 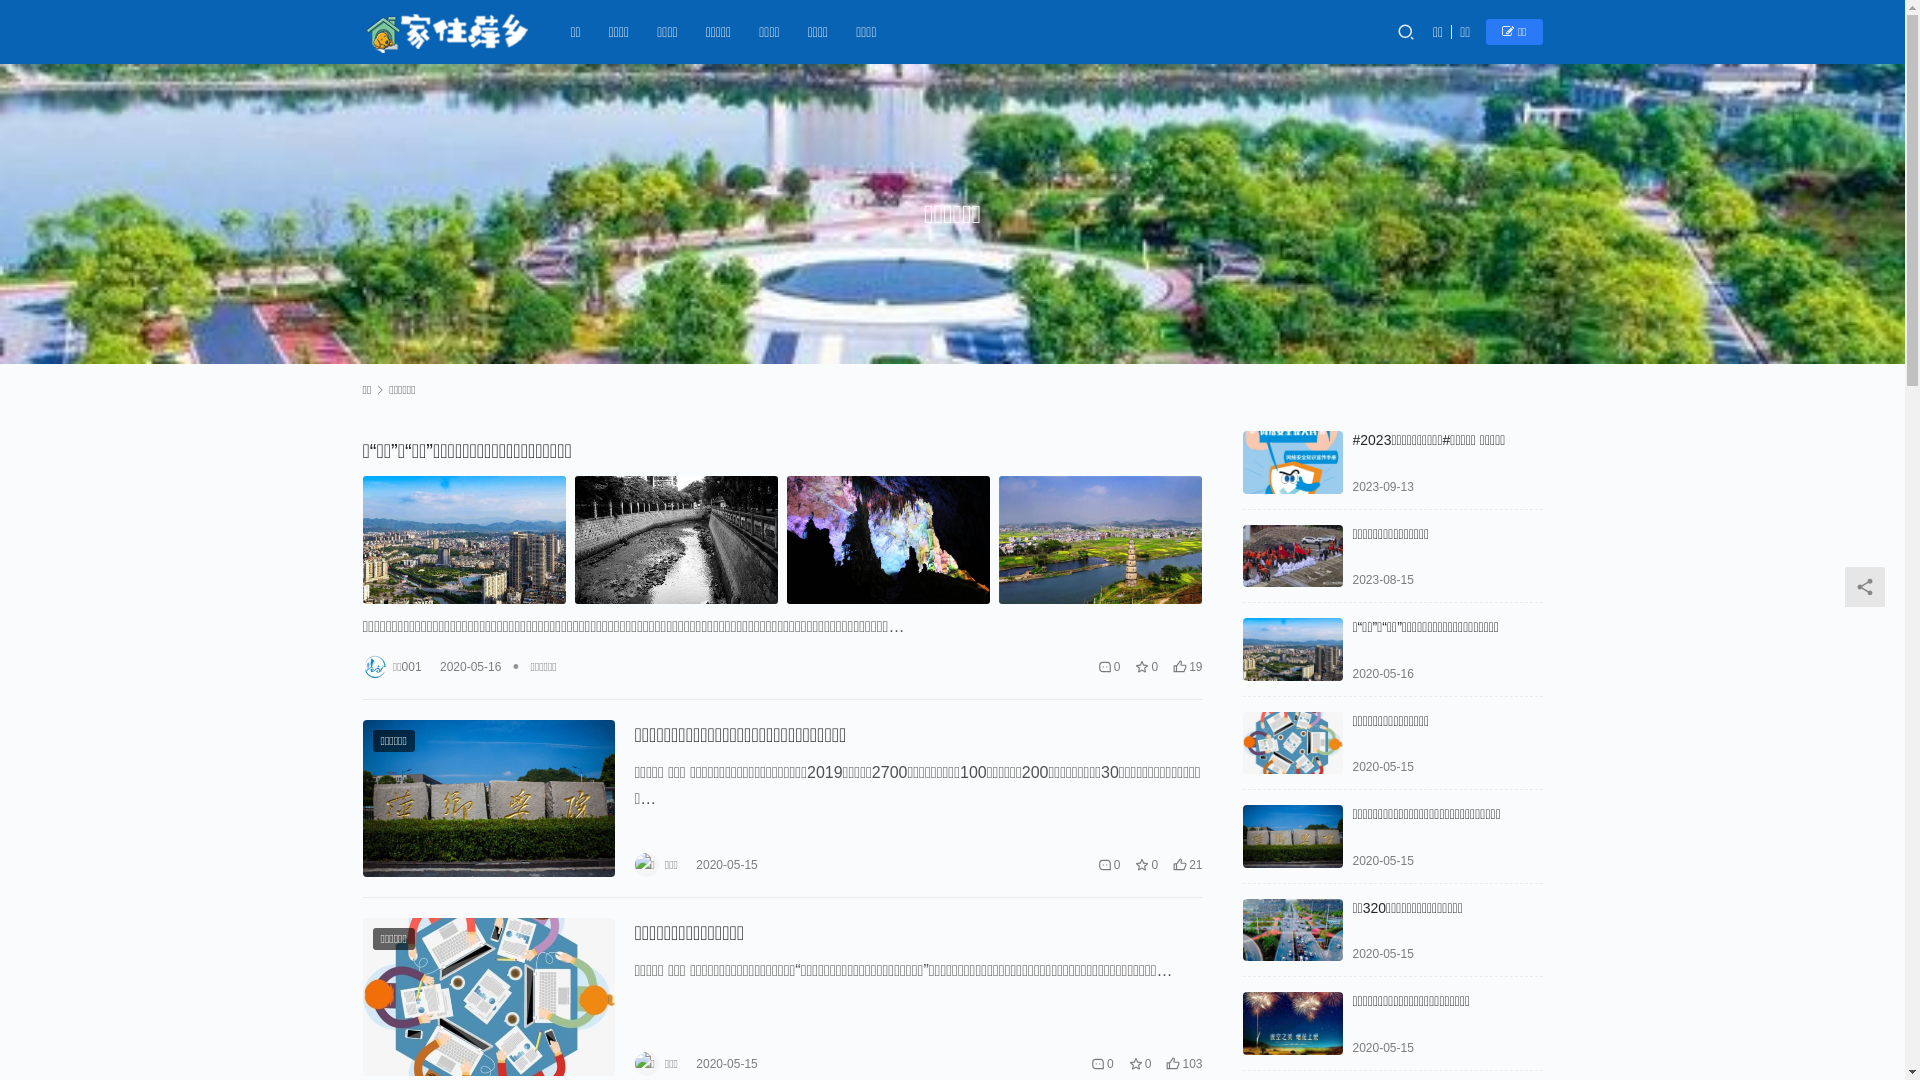 What do you see at coordinates (1101, 1063) in the screenshot?
I see `'0'` at bounding box center [1101, 1063].